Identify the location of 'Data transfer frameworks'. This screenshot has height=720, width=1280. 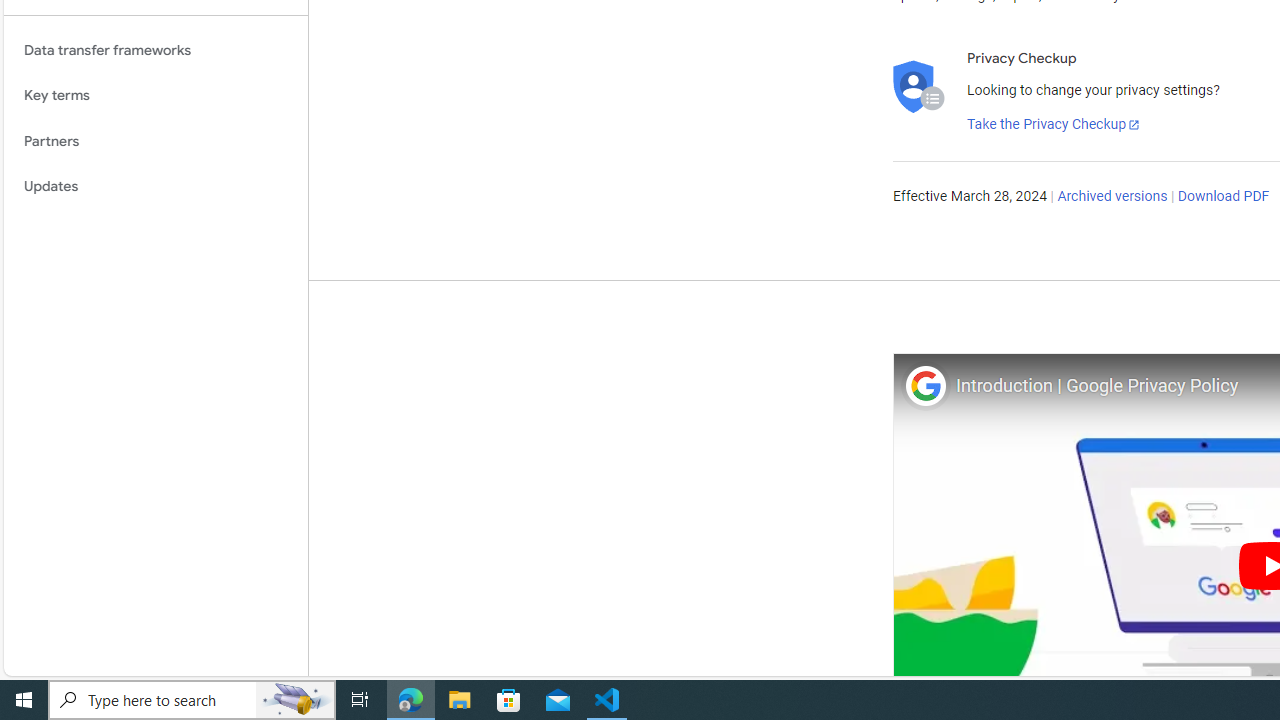
(155, 49).